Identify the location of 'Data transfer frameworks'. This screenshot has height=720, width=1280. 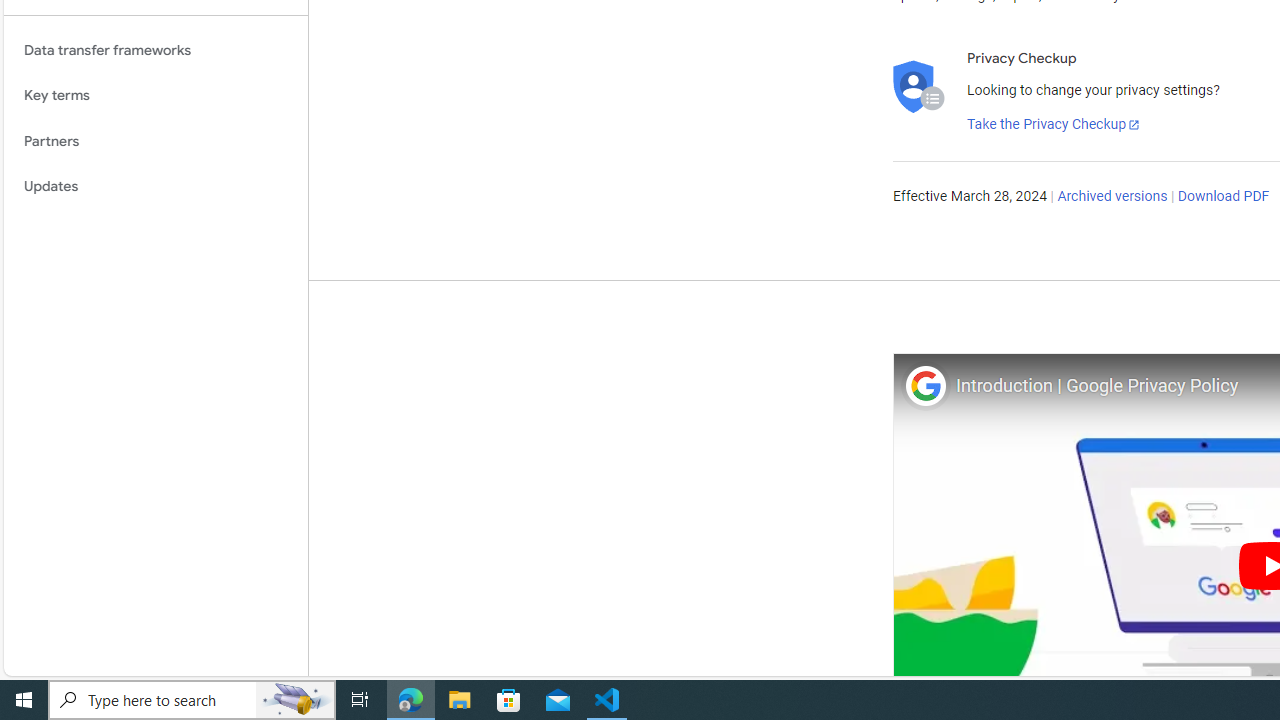
(155, 49).